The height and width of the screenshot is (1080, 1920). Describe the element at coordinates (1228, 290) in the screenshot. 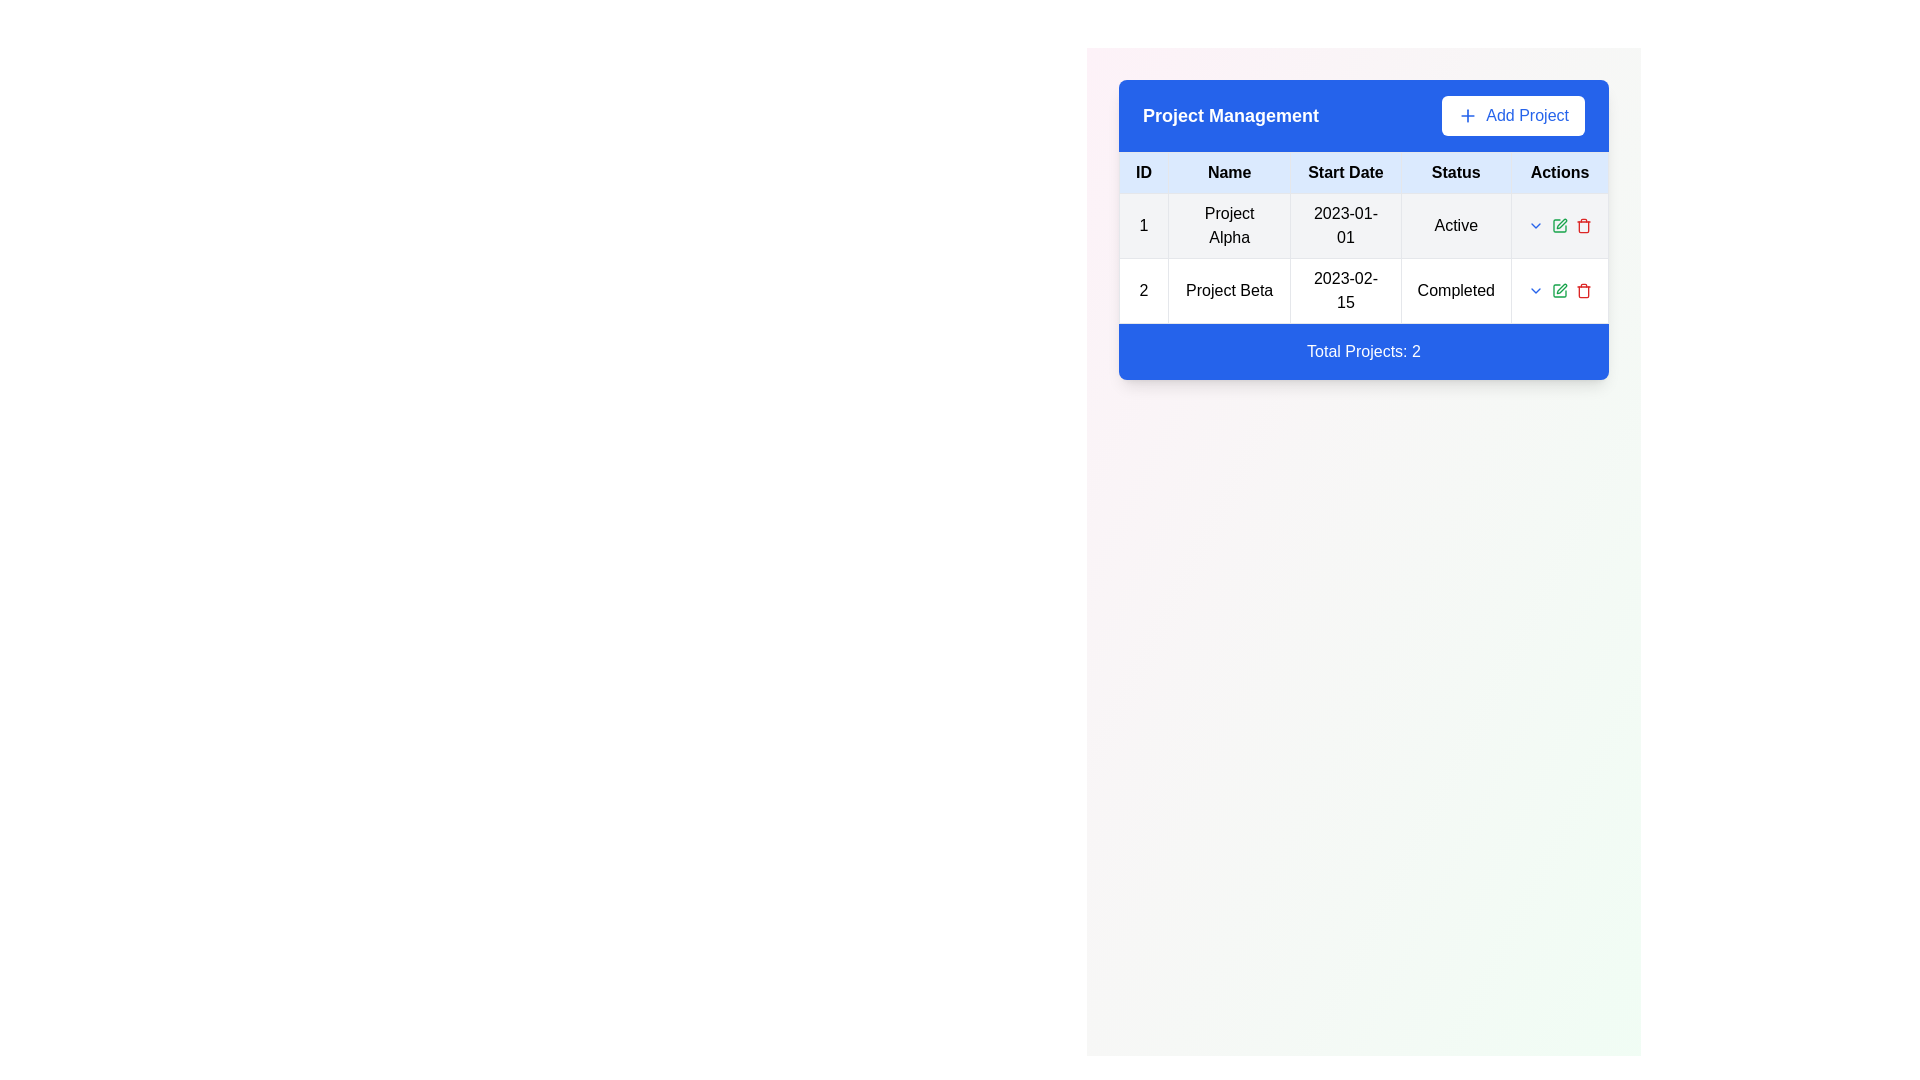

I see `the text display element that shows the project name 'Project Beta' located in the second row and second column of the table under the 'Name' column` at that location.